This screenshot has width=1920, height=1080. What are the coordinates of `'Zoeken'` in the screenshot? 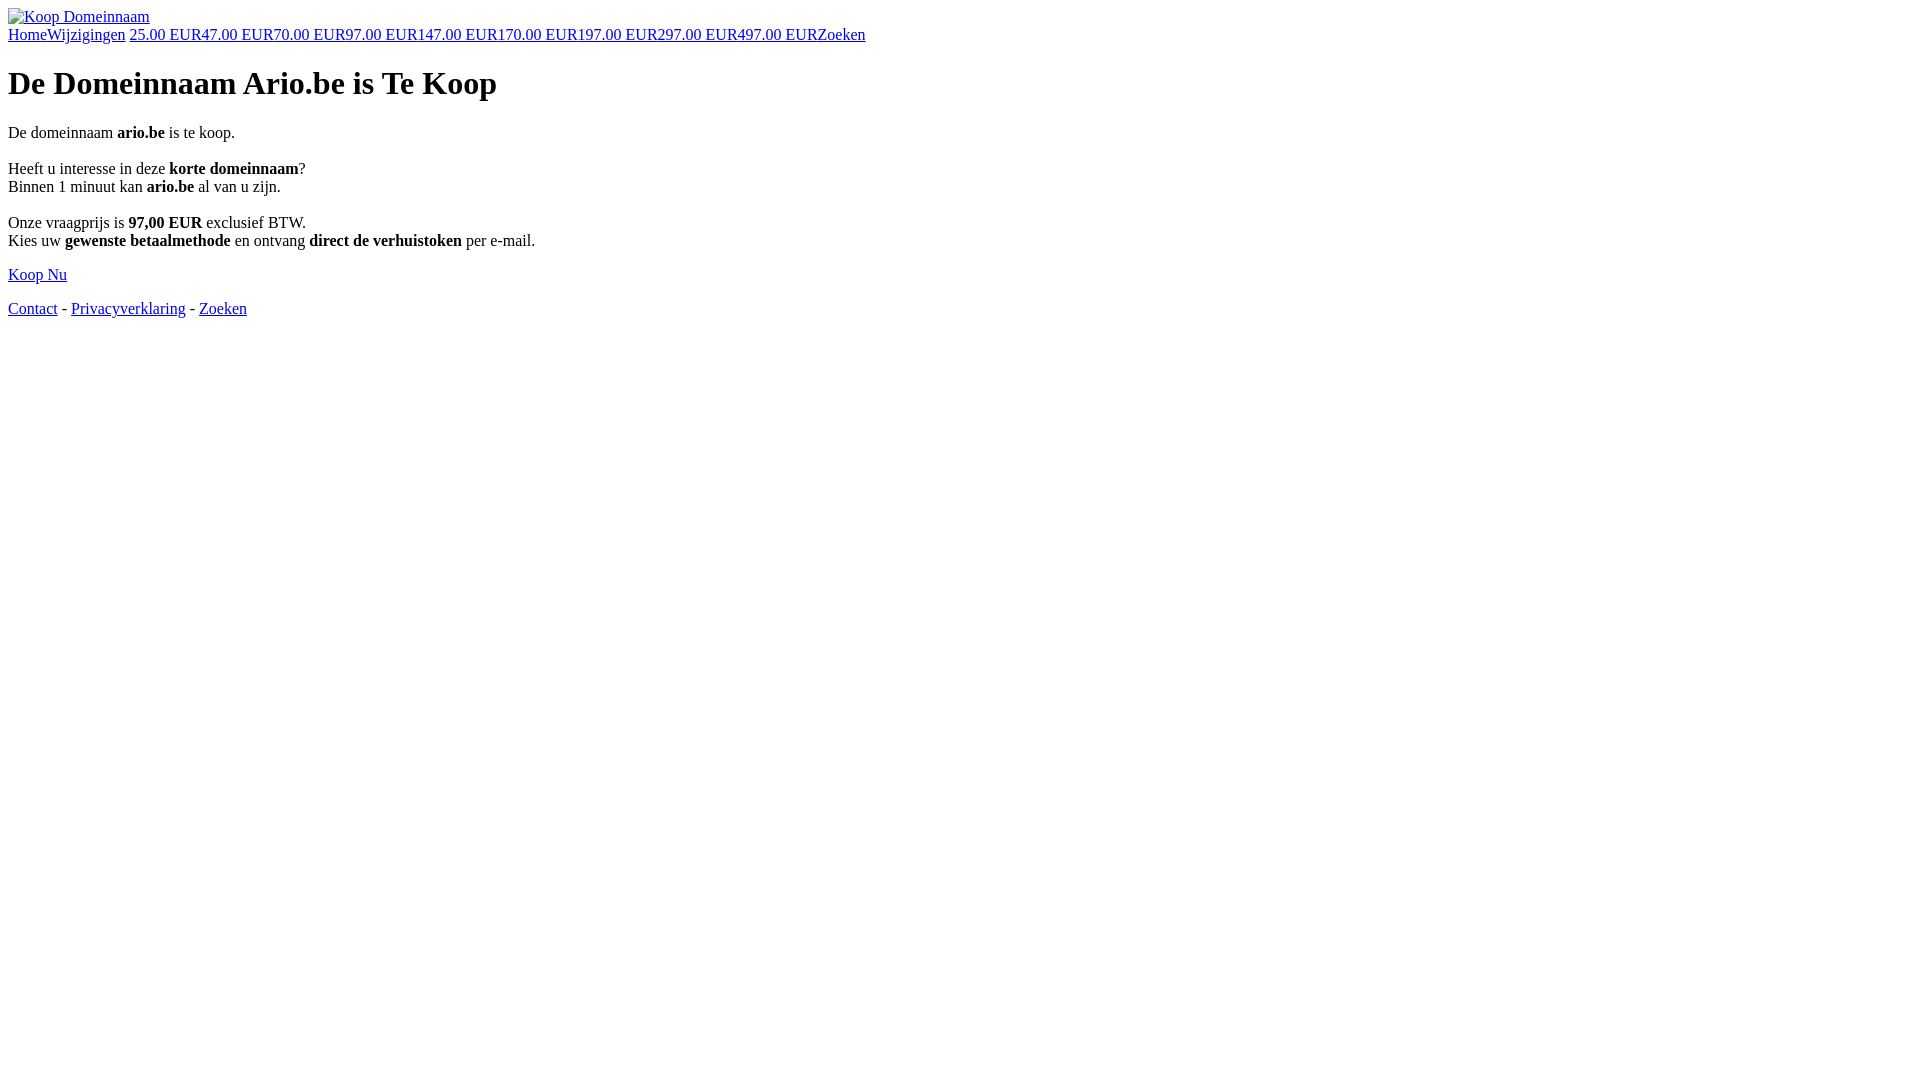 It's located at (841, 34).